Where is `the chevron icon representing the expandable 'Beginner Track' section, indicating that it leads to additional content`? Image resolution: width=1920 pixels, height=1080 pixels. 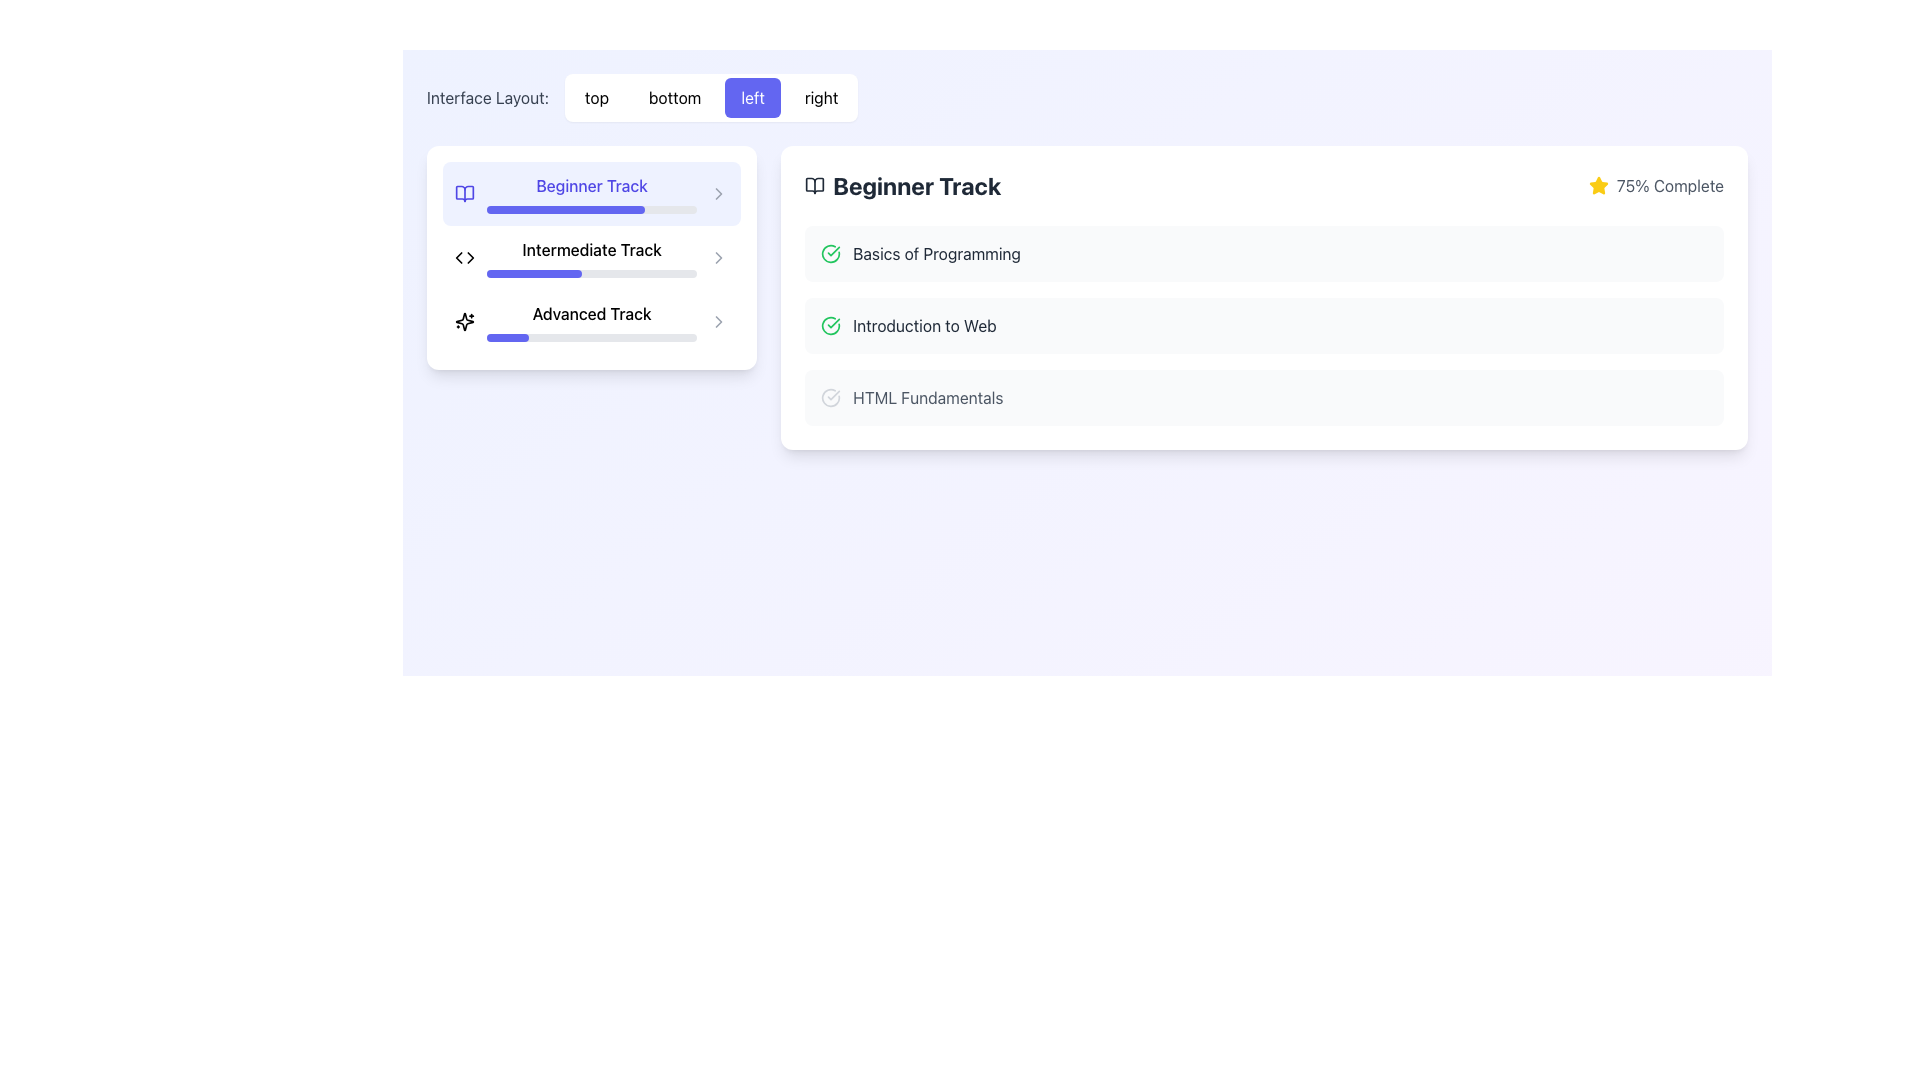
the chevron icon representing the expandable 'Beginner Track' section, indicating that it leads to additional content is located at coordinates (719, 193).